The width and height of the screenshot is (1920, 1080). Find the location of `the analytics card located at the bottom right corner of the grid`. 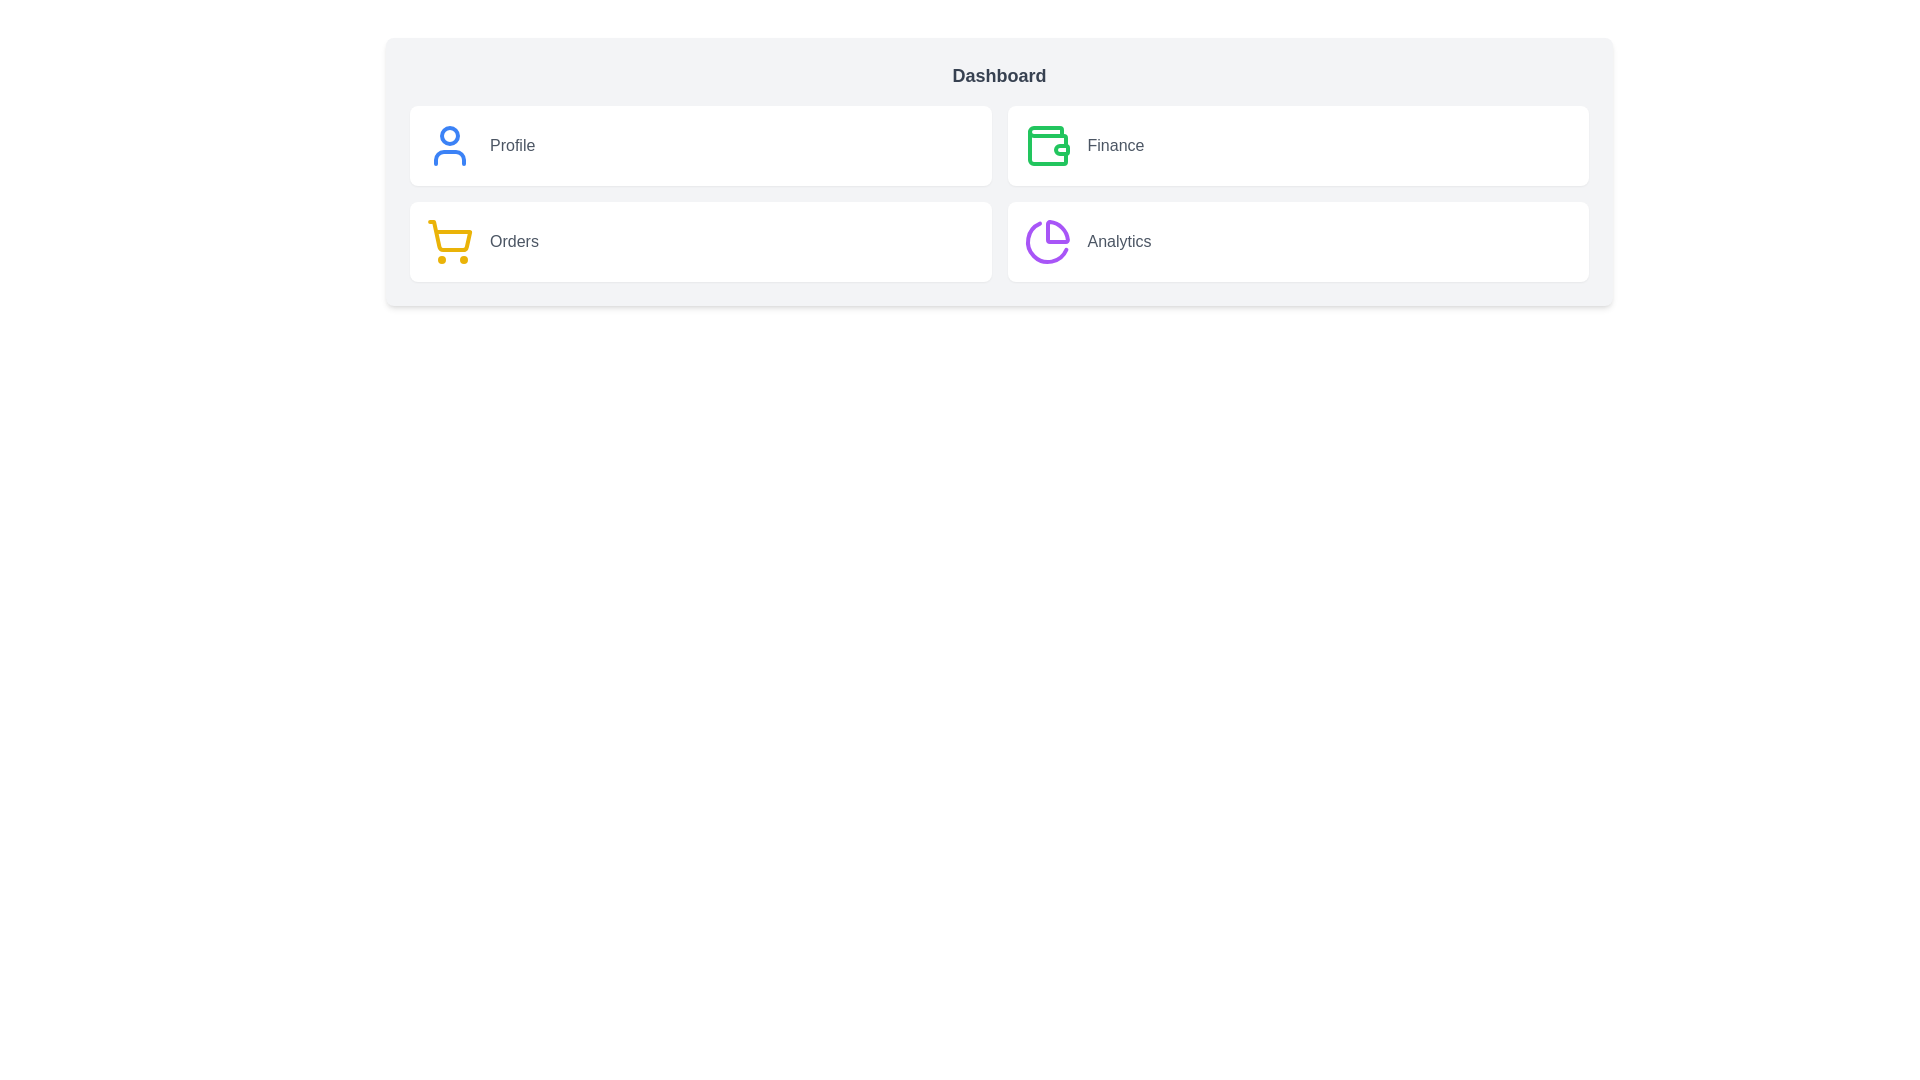

the analytics card located at the bottom right corner of the grid is located at coordinates (1298, 241).